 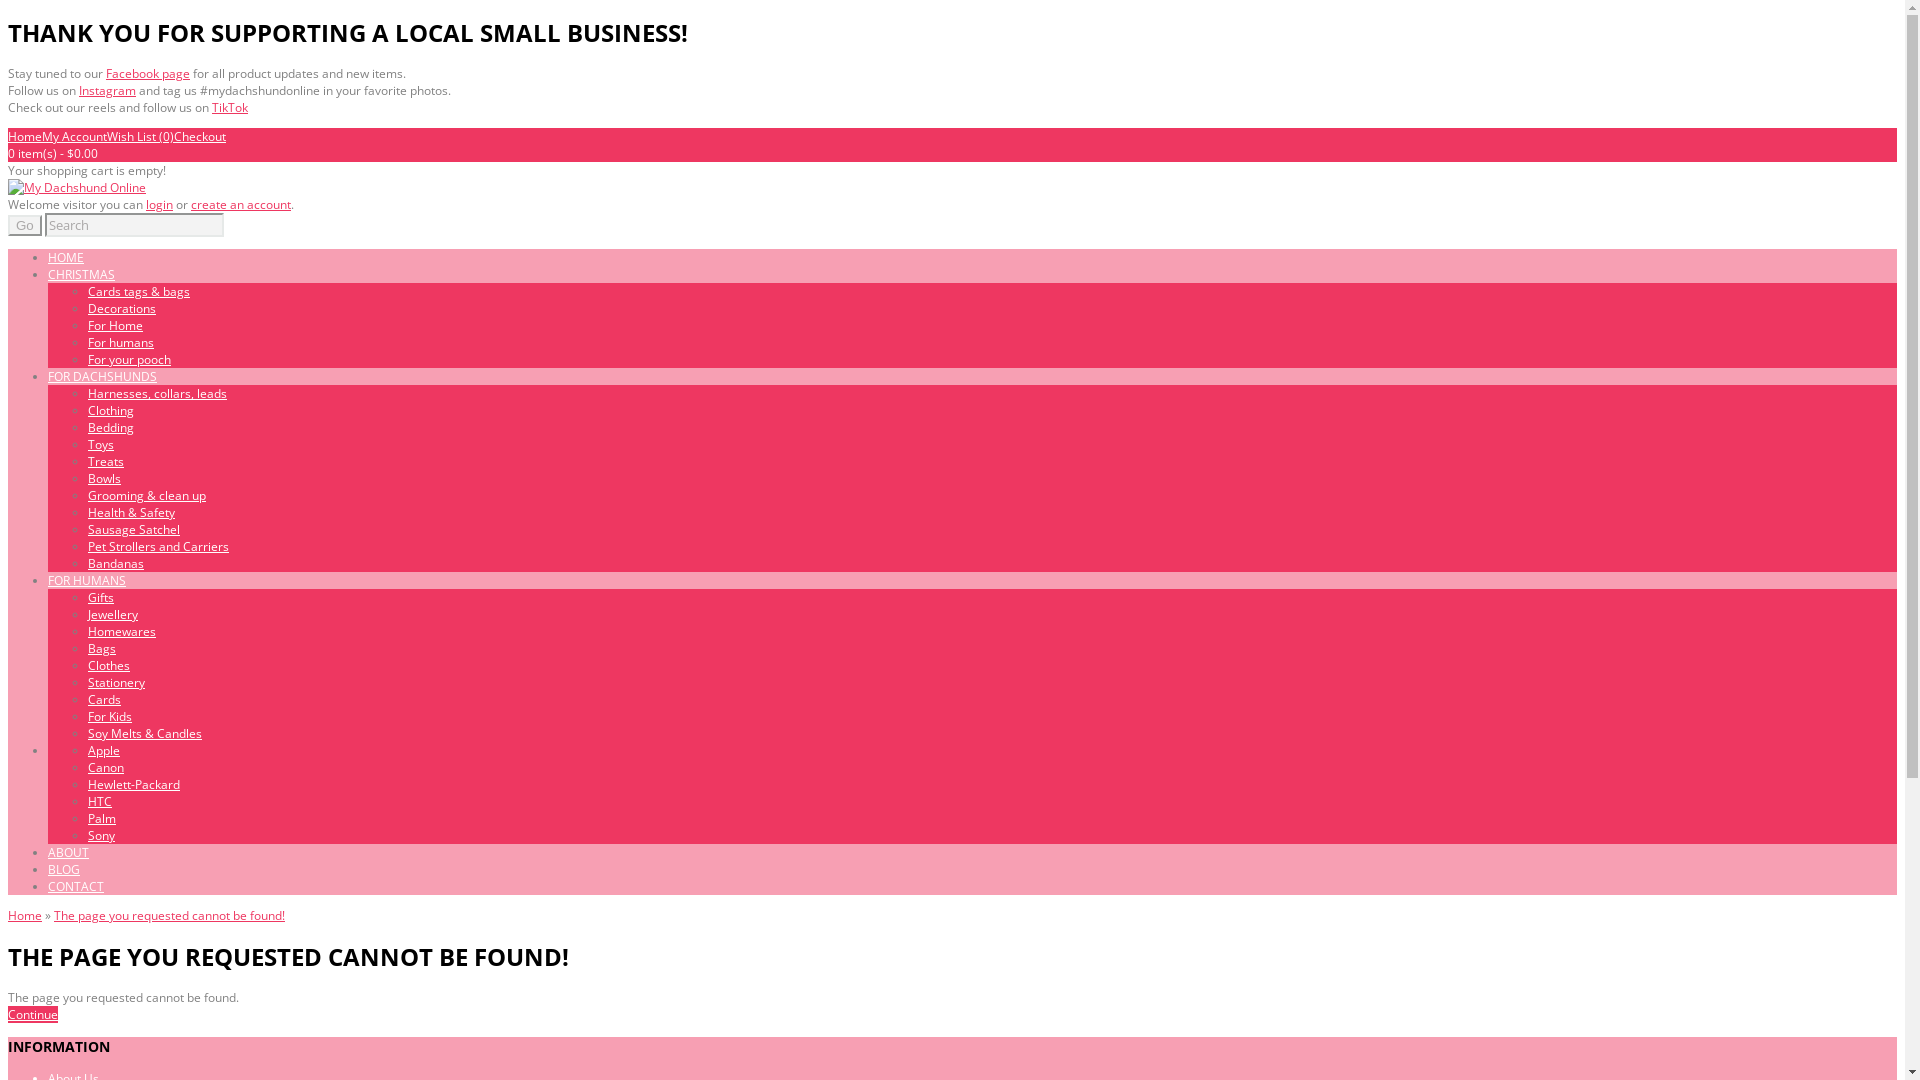 I want to click on 'For humans', so click(x=119, y=341).